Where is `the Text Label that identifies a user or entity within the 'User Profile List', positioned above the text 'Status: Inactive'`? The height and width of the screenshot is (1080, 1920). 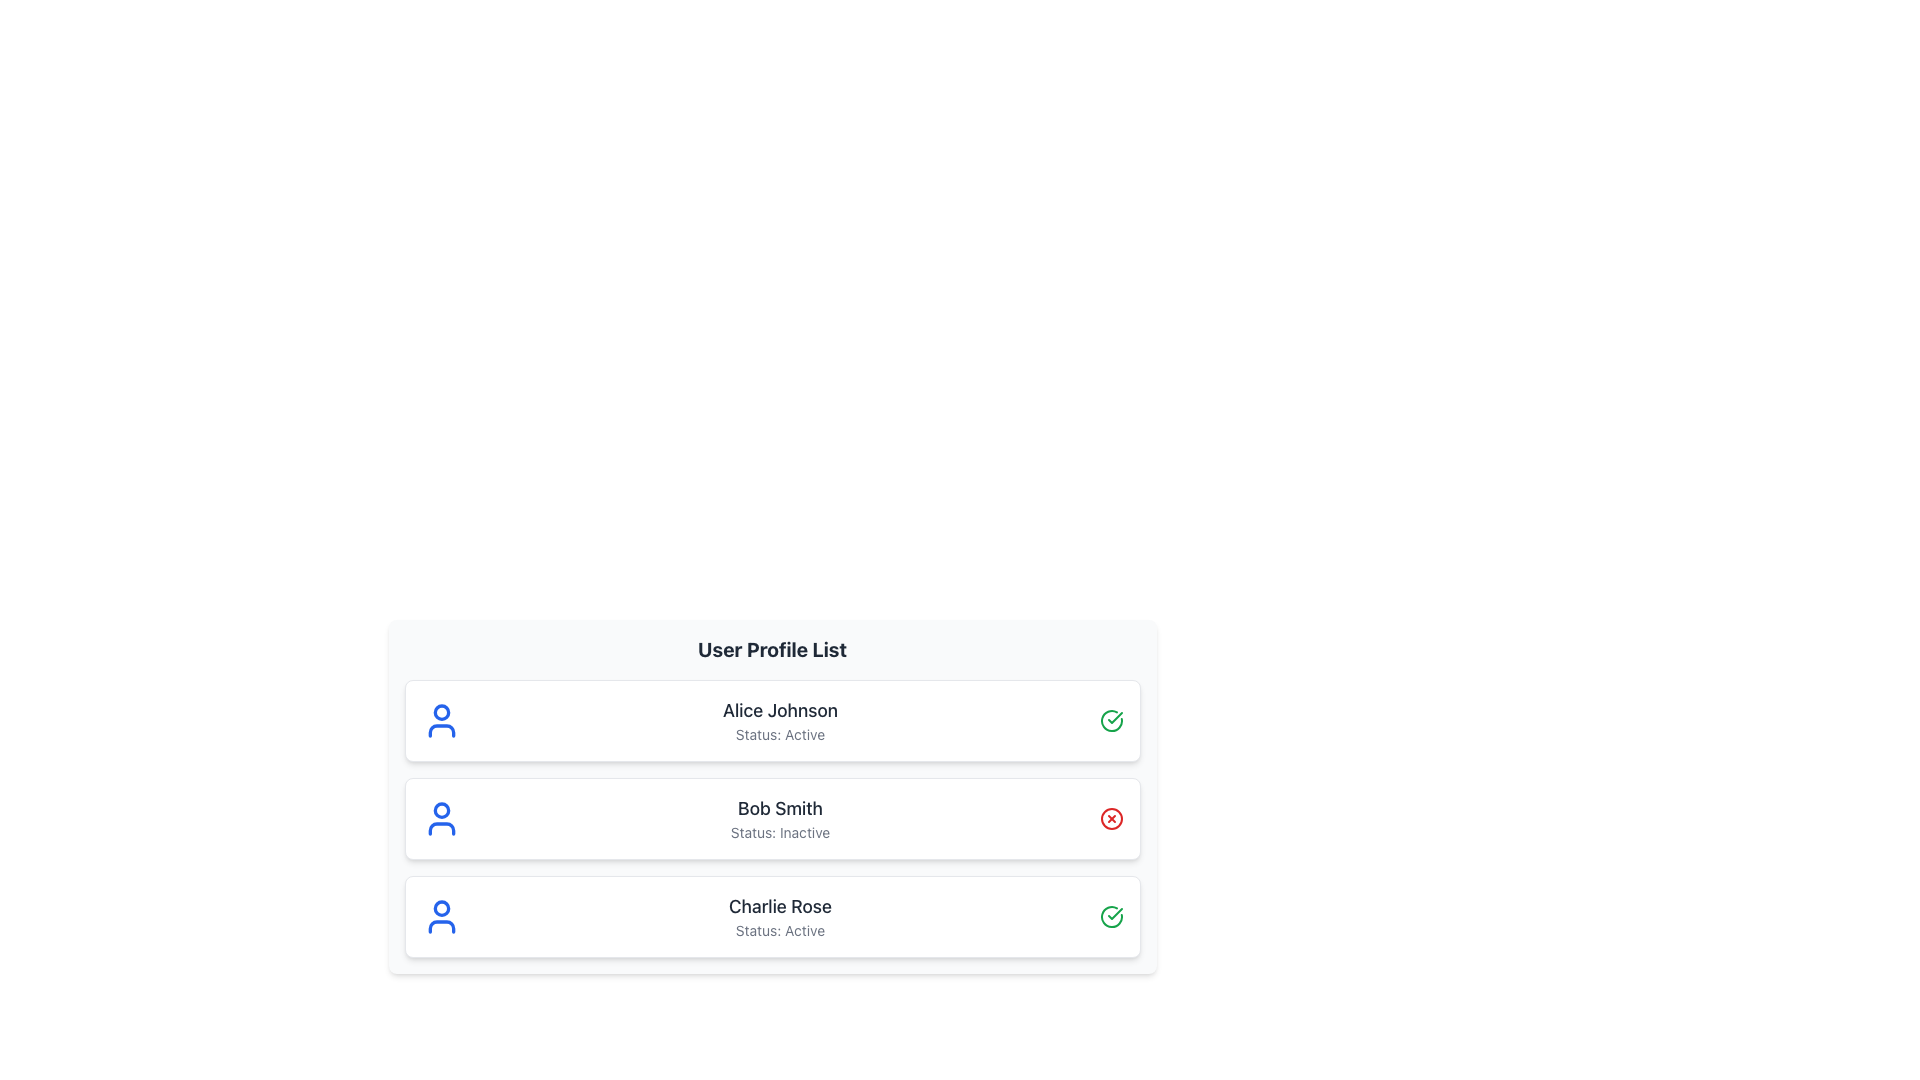 the Text Label that identifies a user or entity within the 'User Profile List', positioned above the text 'Status: Inactive' is located at coordinates (779, 808).